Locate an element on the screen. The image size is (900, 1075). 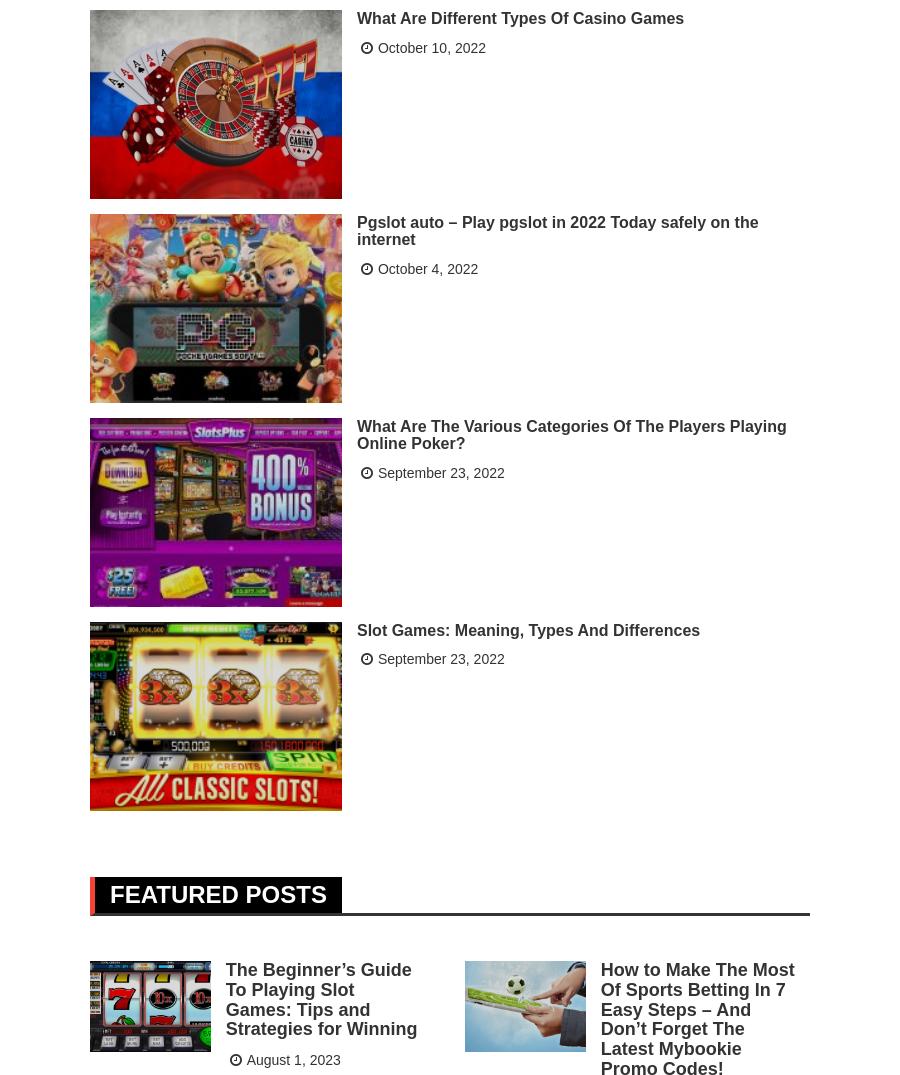
'Featured Posts' is located at coordinates (108, 891).